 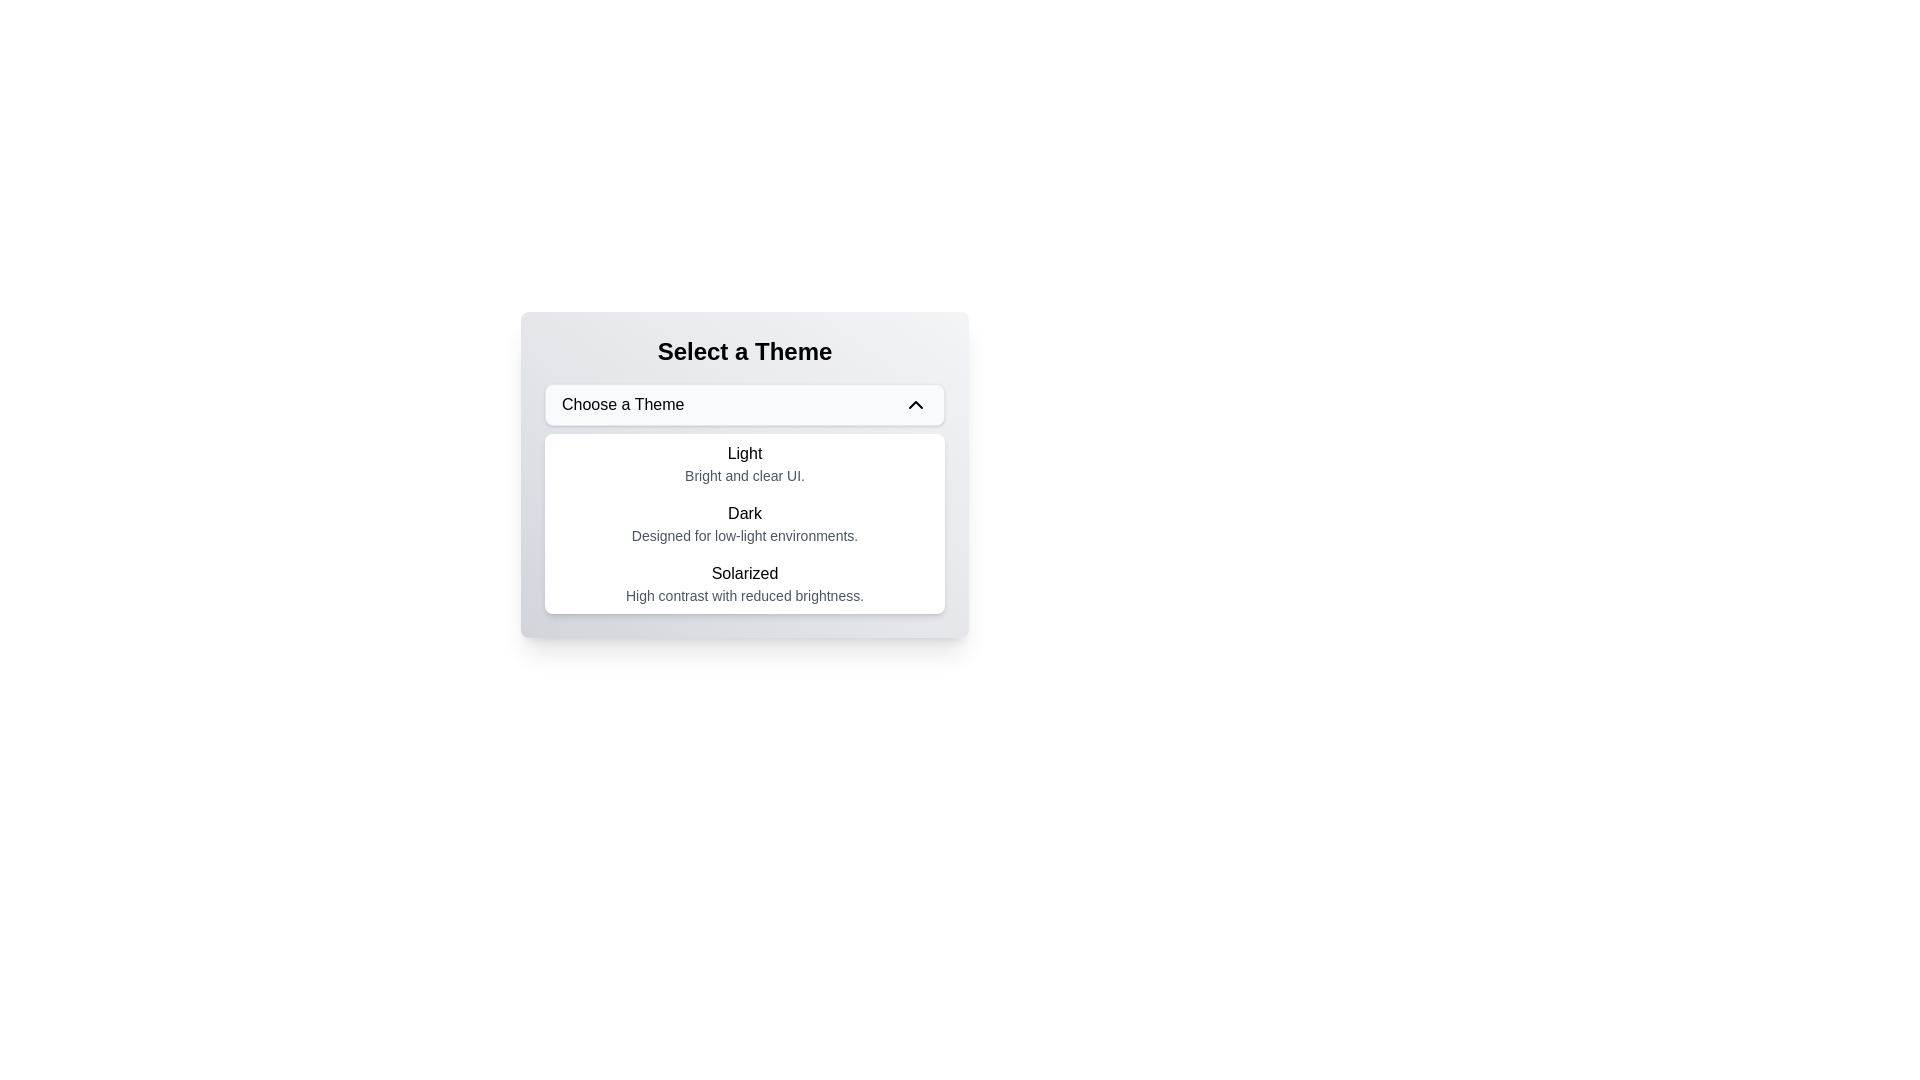 I want to click on the static text label indicating to select a theme option from the dropdown menu, located to the left of the chevron-up icon, so click(x=622, y=405).